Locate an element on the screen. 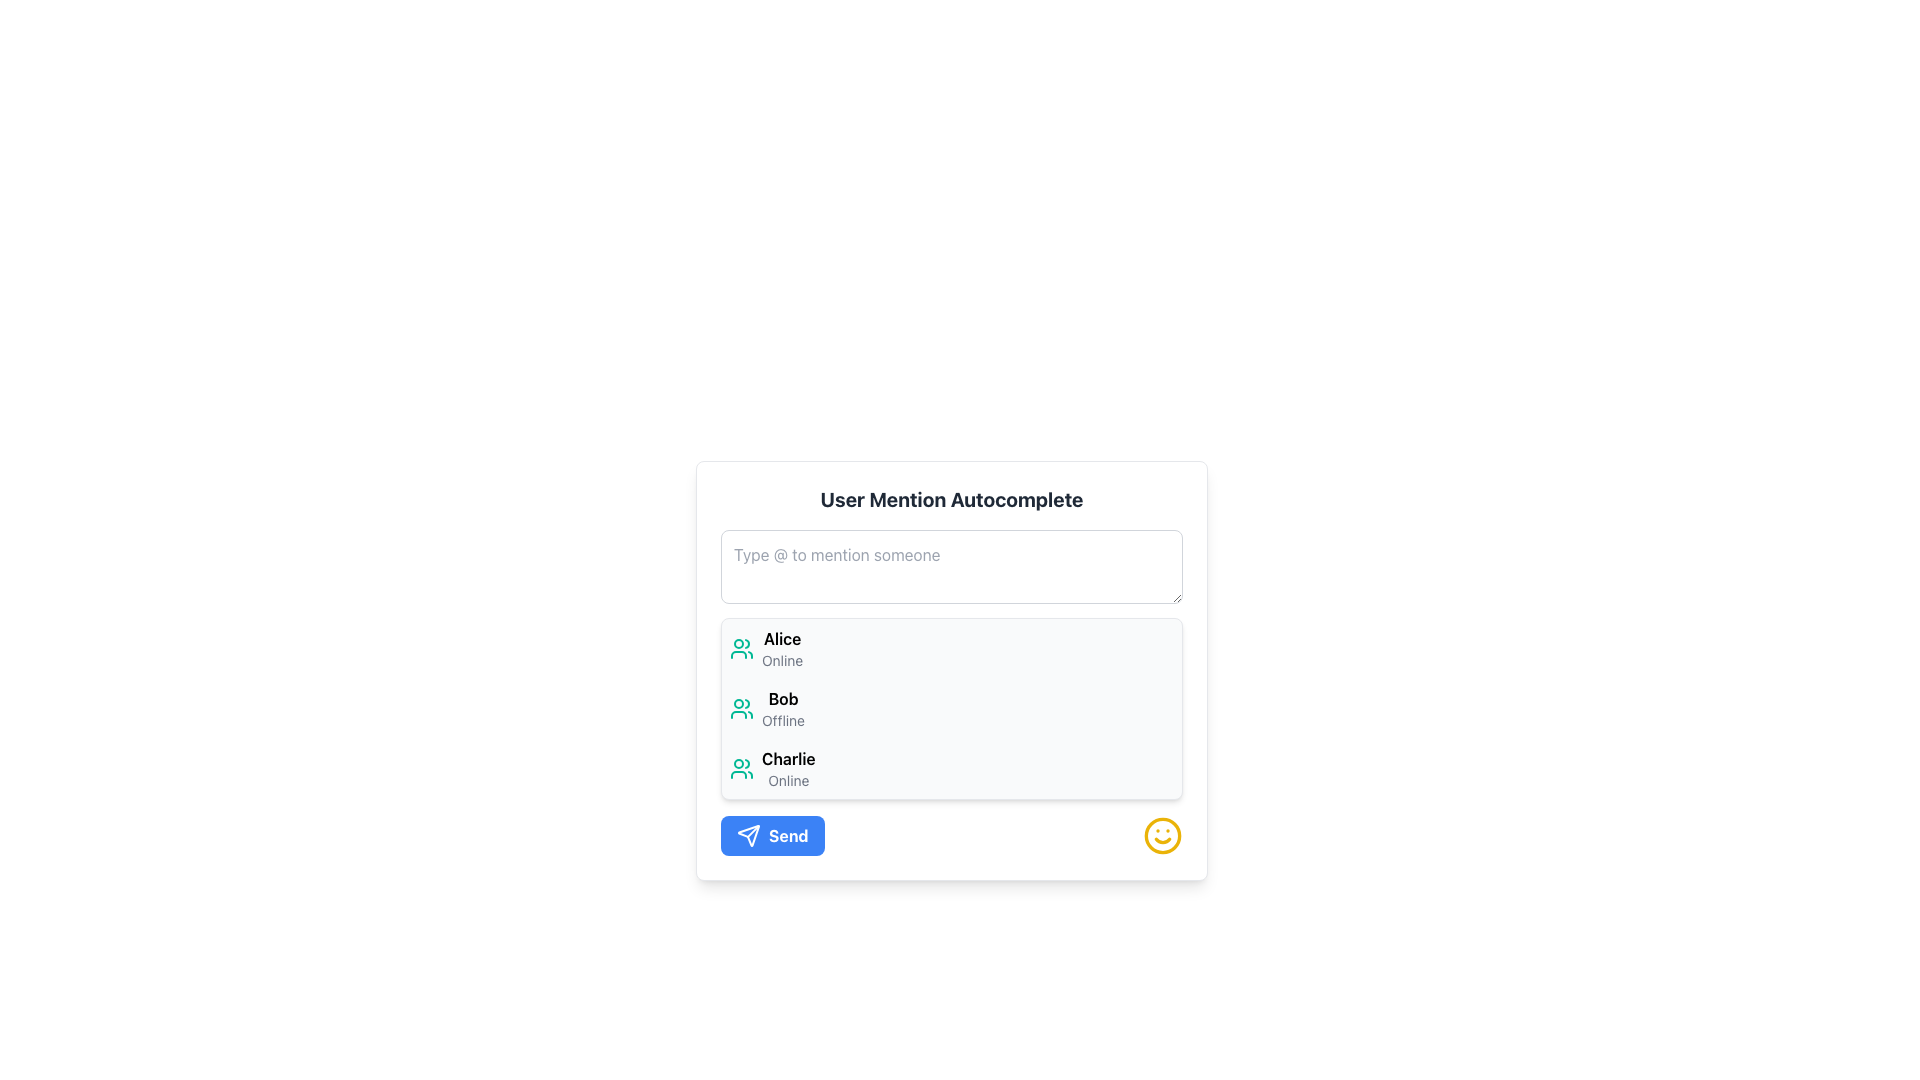 The image size is (1920, 1080). the user entry for 'Bob' in the mention autocomplete list, which indicates the user is 'Offline' is located at coordinates (950, 708).